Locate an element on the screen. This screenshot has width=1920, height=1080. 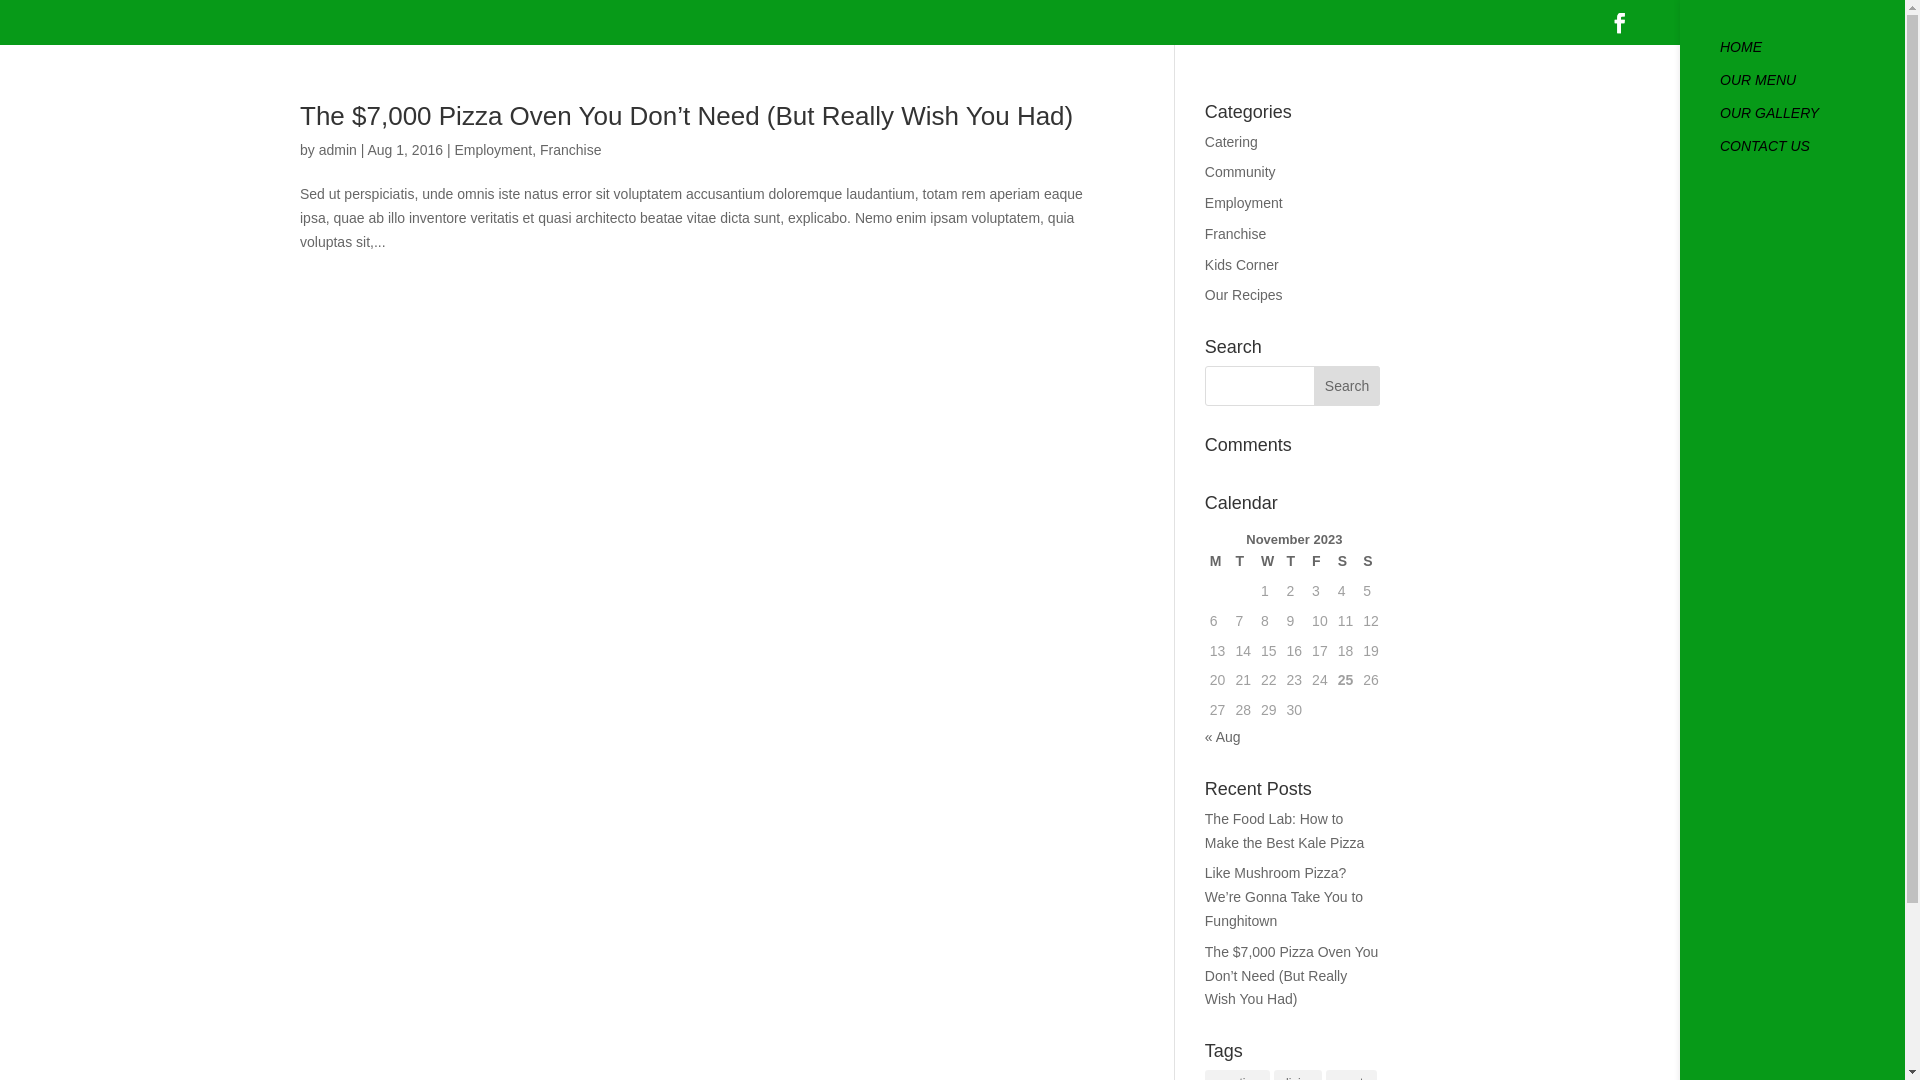
'Kids Corner' is located at coordinates (1241, 264).